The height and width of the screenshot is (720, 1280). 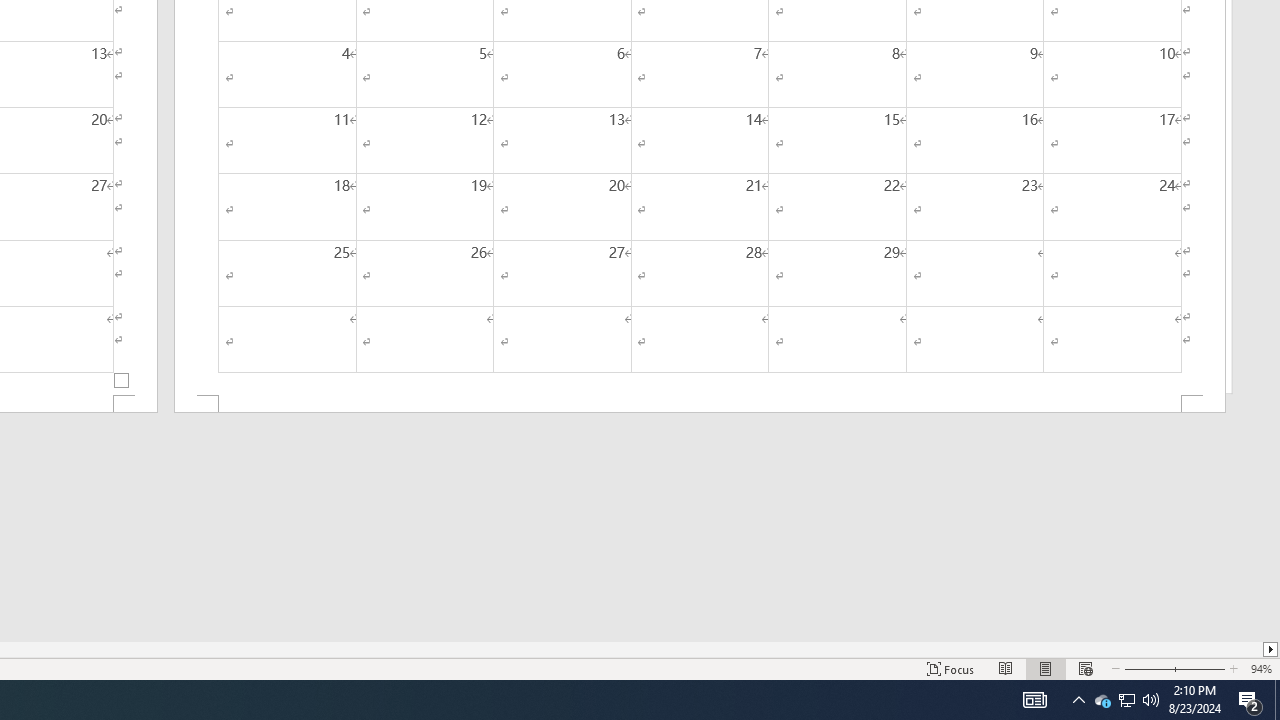 What do you see at coordinates (1045, 669) in the screenshot?
I see `'Print Layout'` at bounding box center [1045, 669].